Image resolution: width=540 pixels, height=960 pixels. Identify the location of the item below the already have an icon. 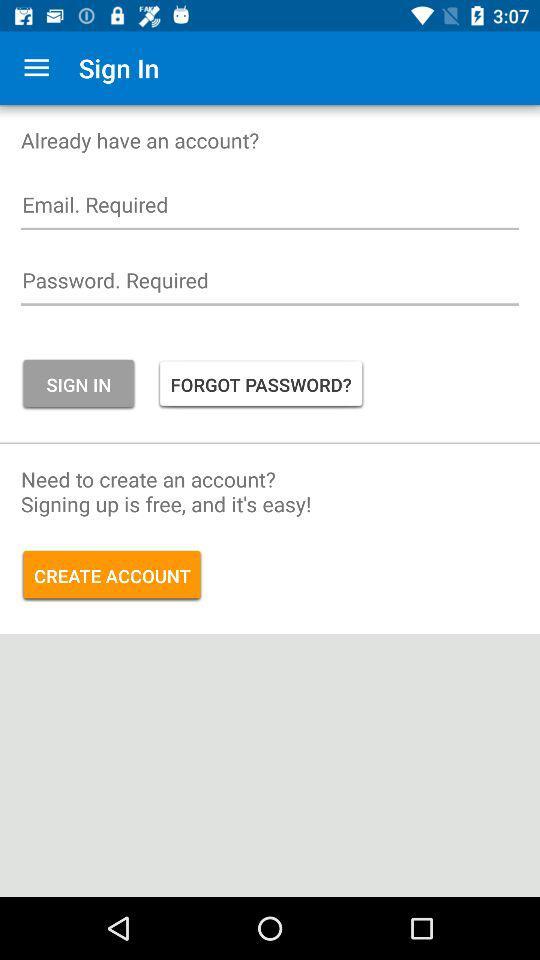
(270, 210).